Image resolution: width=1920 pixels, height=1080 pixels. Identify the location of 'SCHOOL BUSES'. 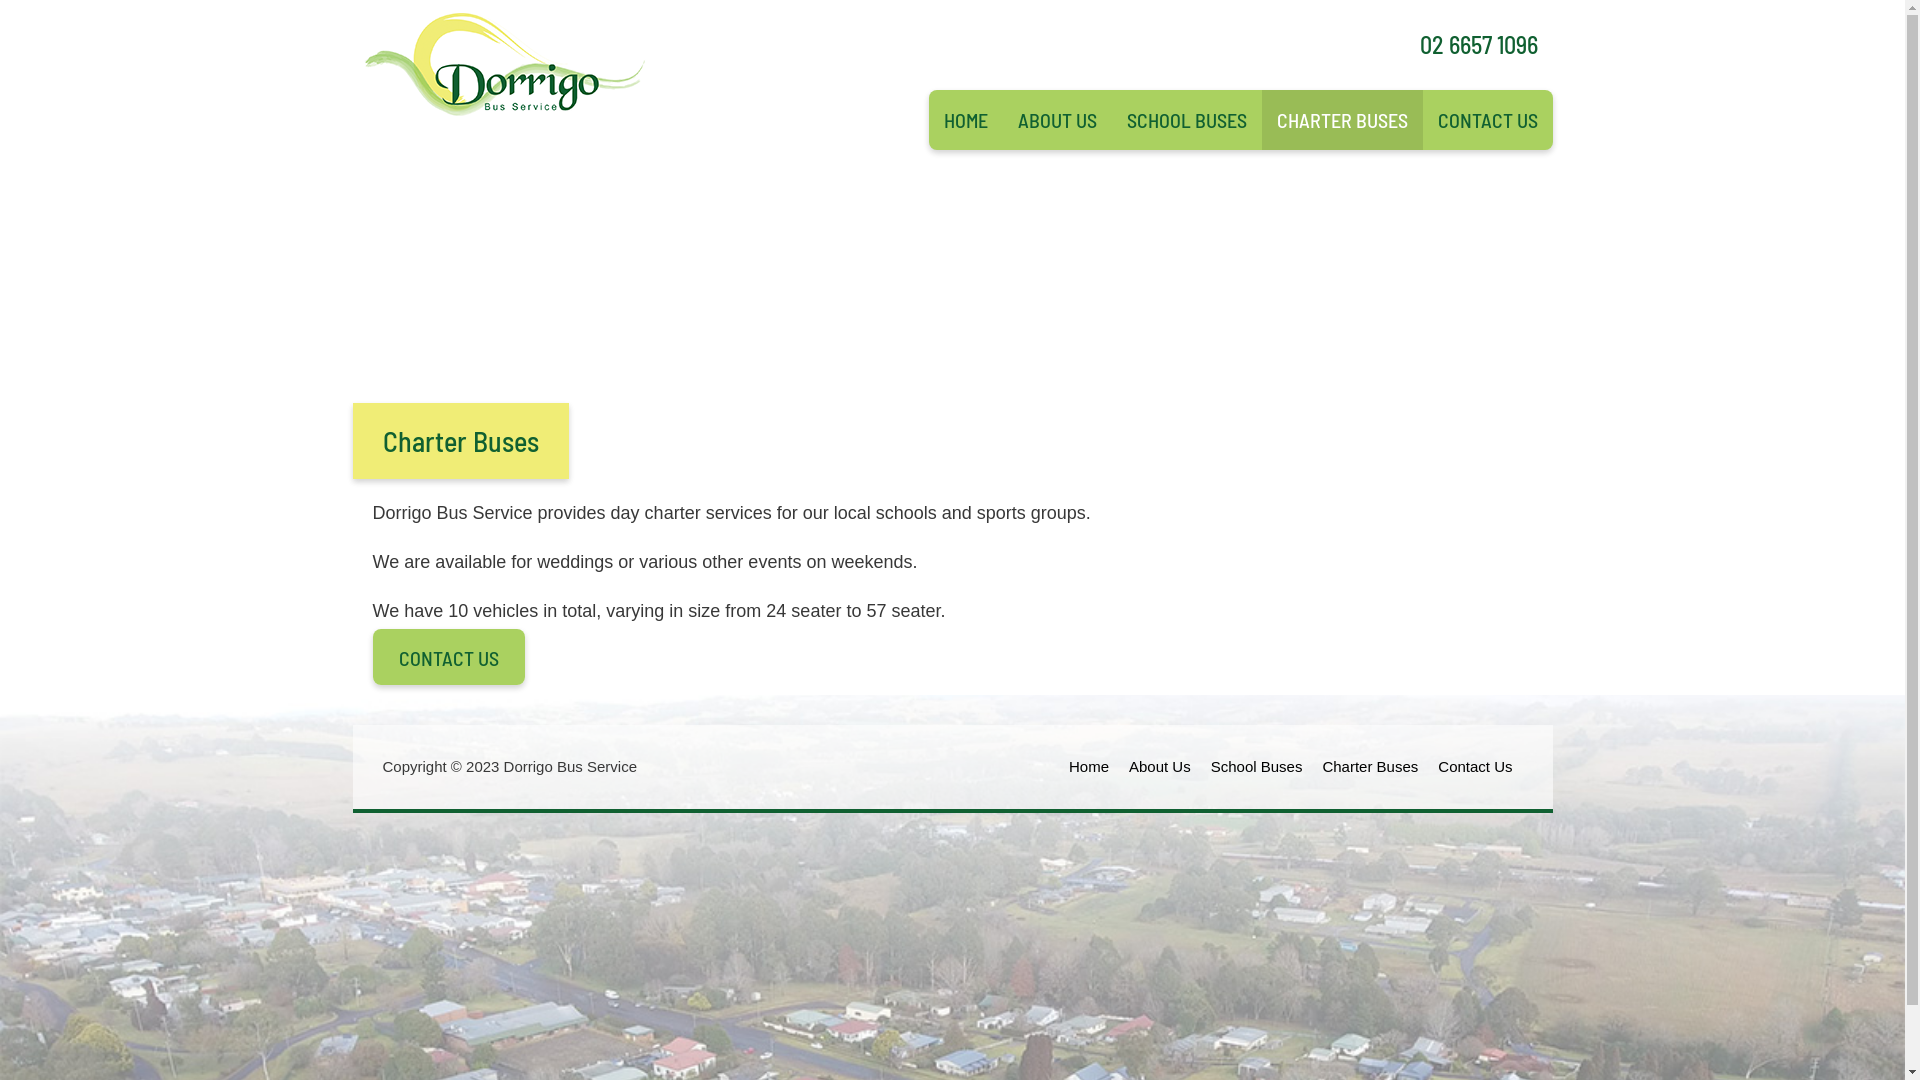
(1111, 119).